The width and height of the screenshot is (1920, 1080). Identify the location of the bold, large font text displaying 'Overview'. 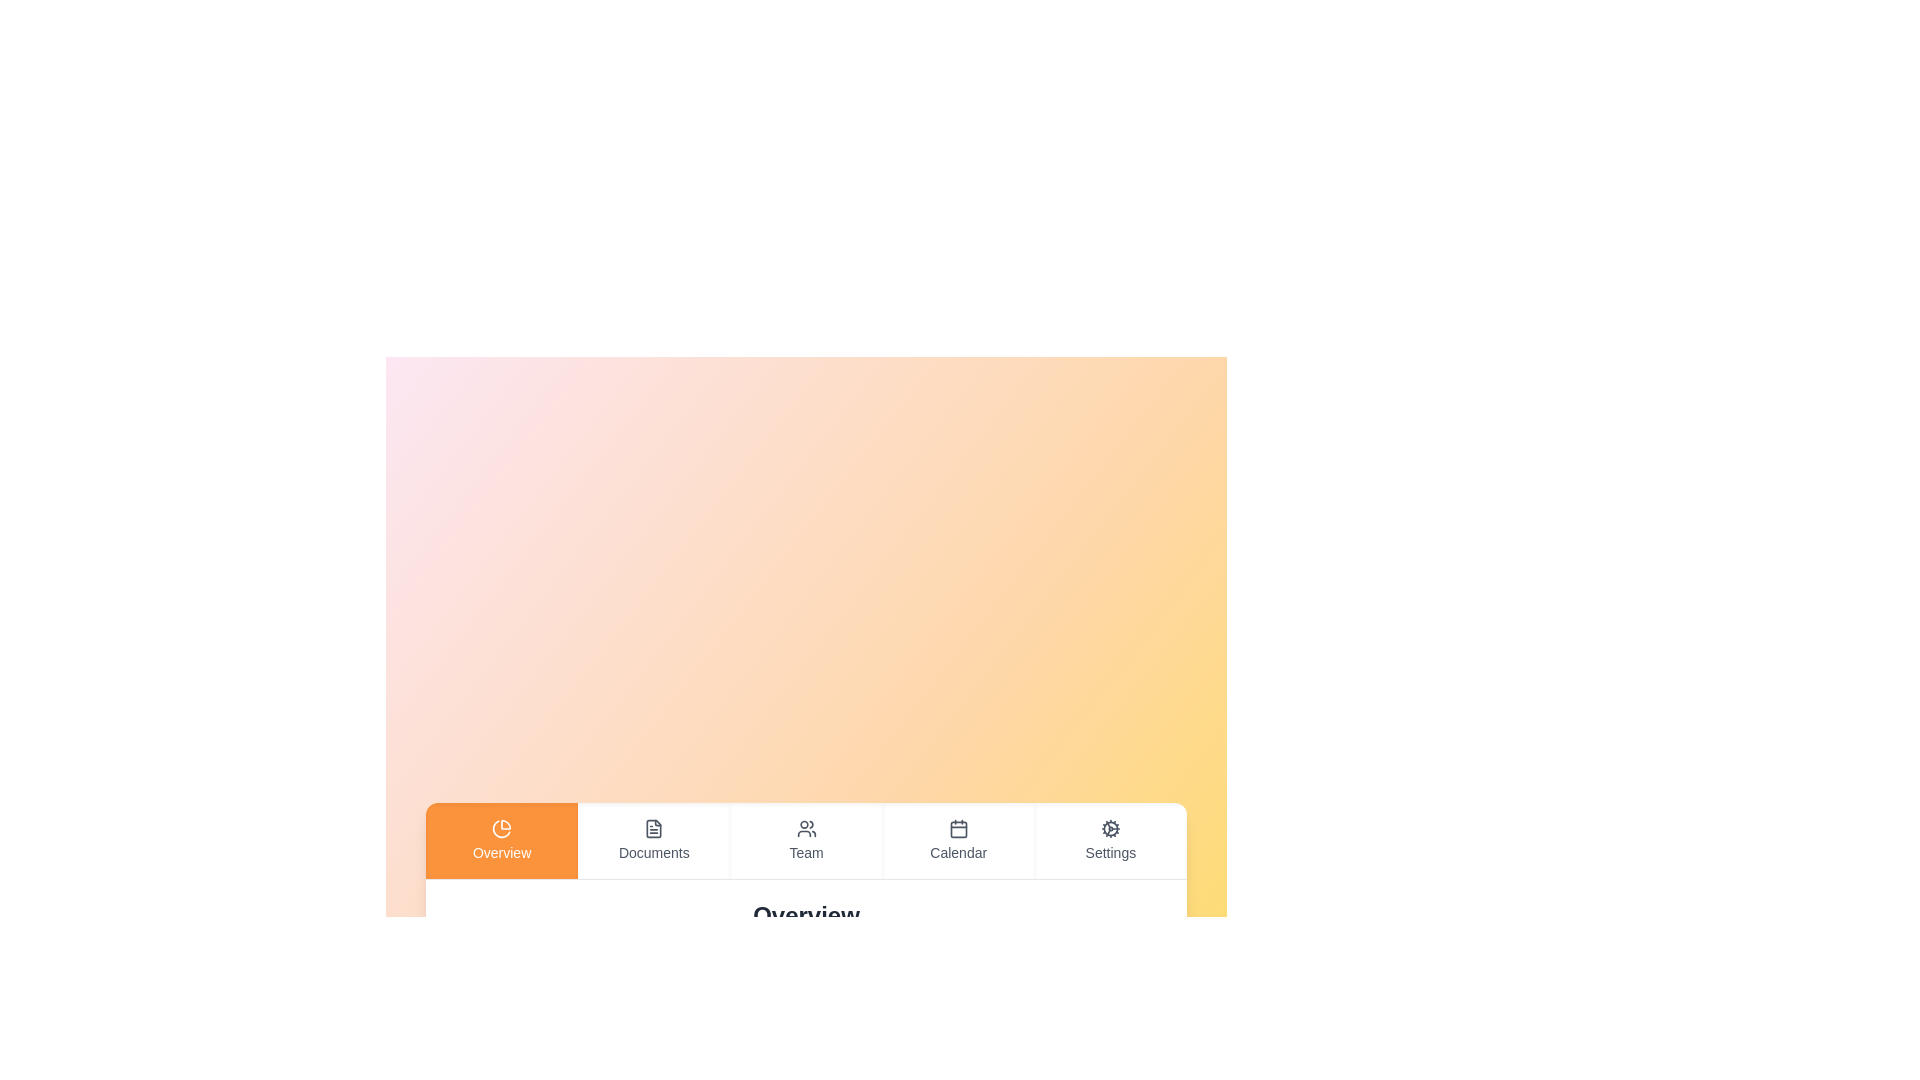
(806, 915).